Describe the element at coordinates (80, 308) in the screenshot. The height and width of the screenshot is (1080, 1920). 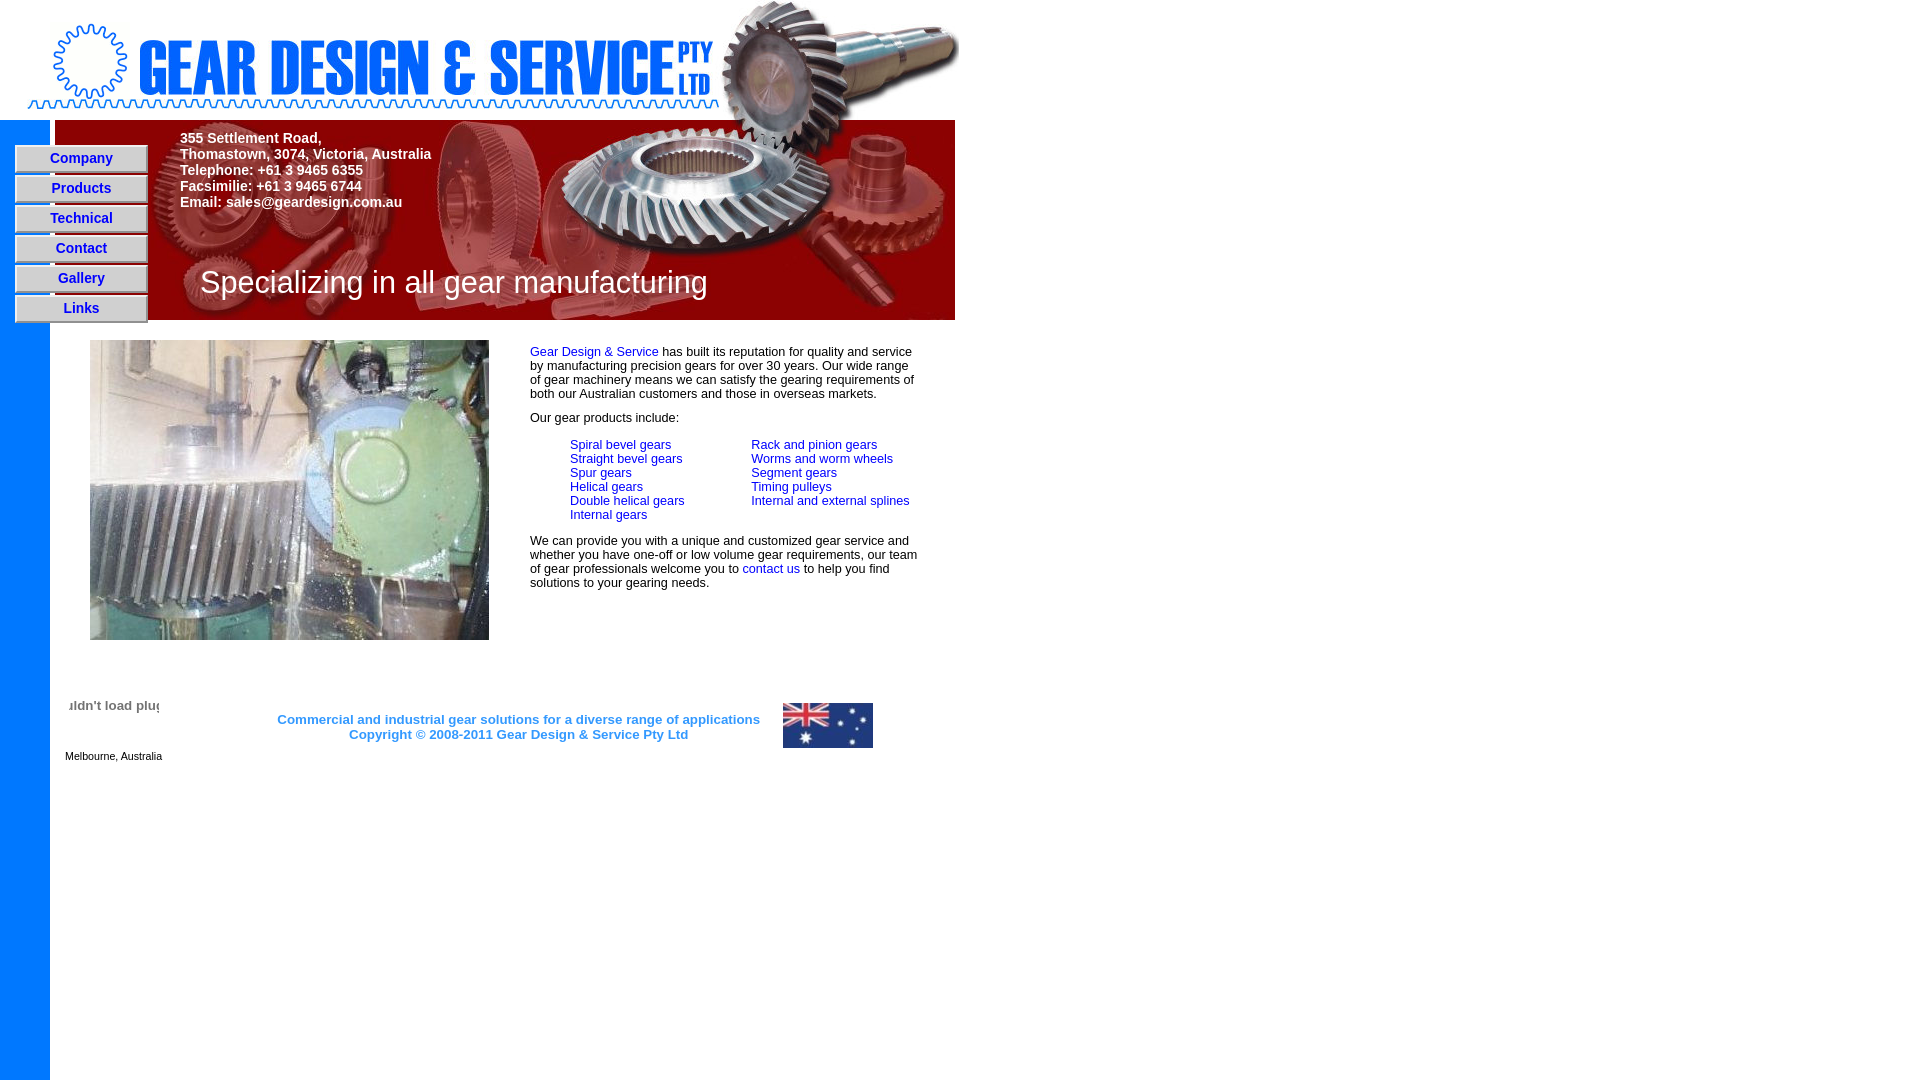
I see `'Links'` at that location.